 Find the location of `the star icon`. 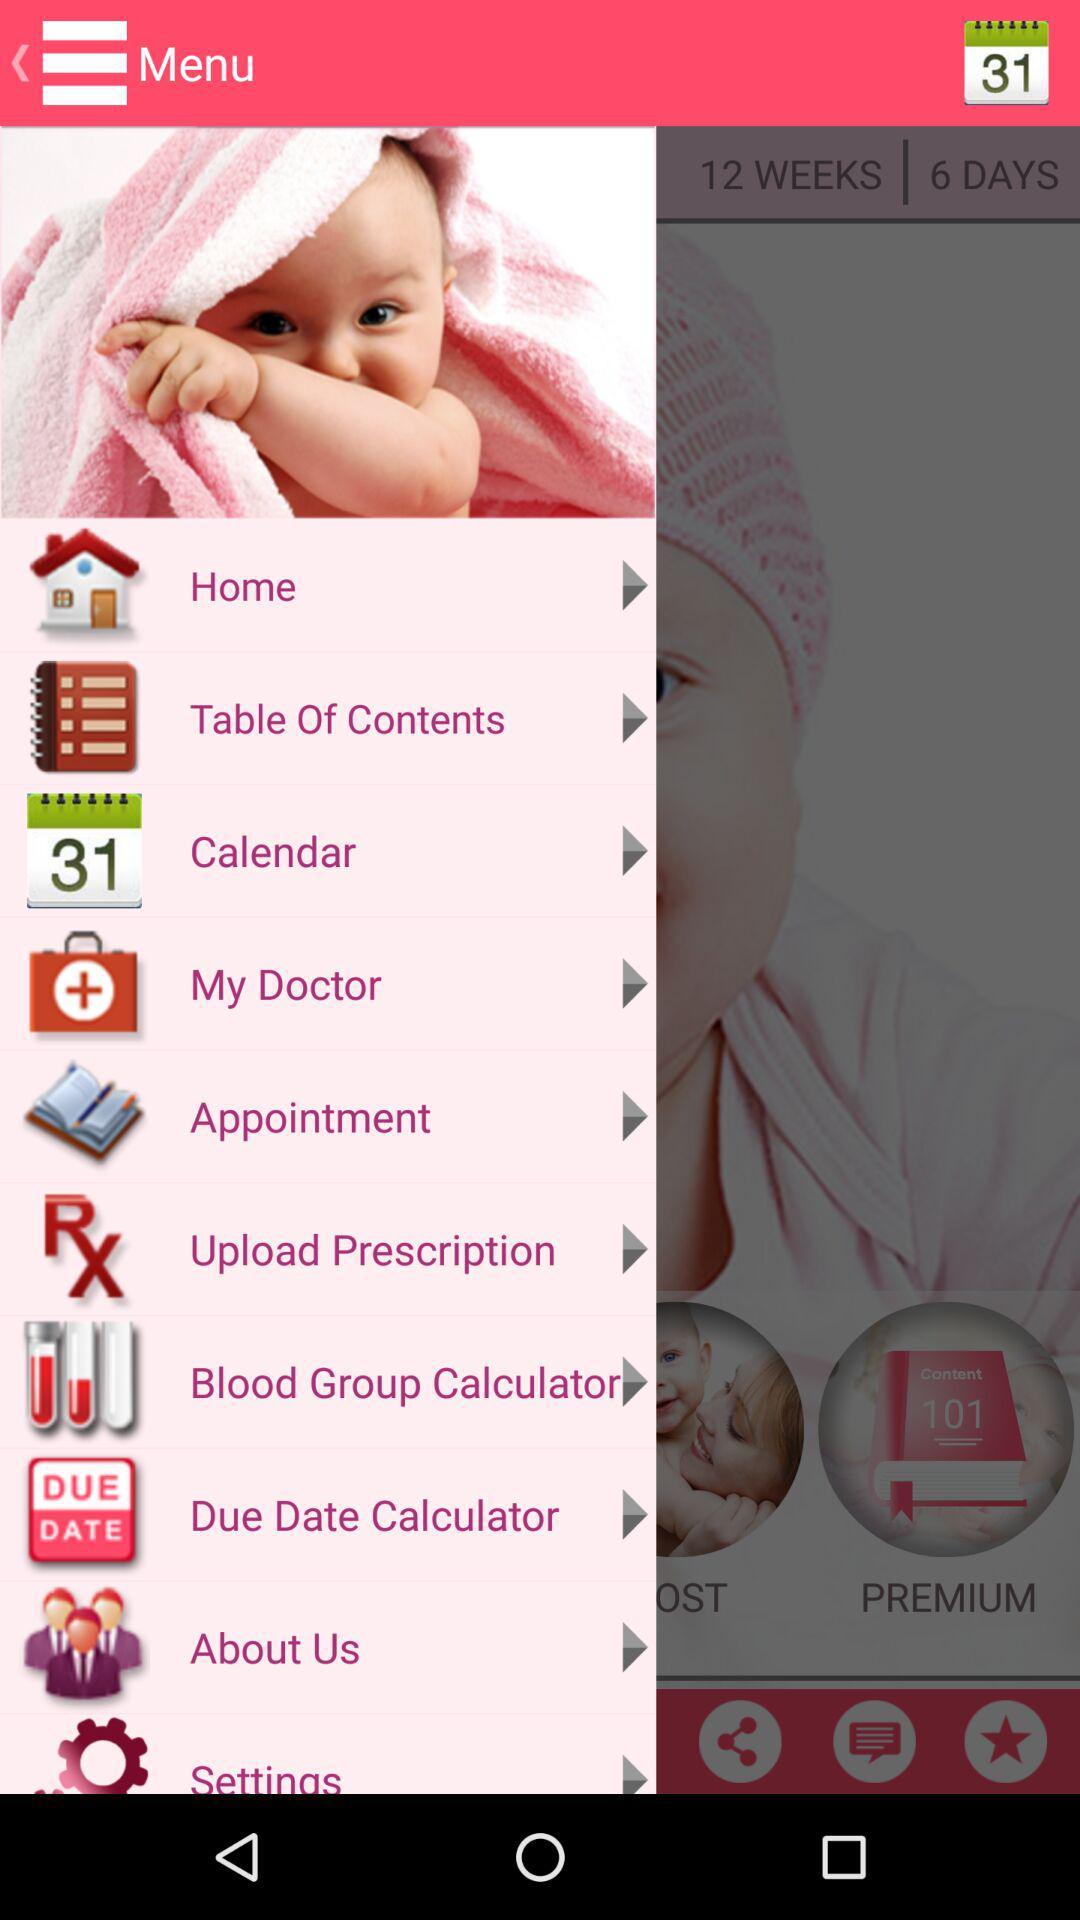

the star icon is located at coordinates (1005, 1862).